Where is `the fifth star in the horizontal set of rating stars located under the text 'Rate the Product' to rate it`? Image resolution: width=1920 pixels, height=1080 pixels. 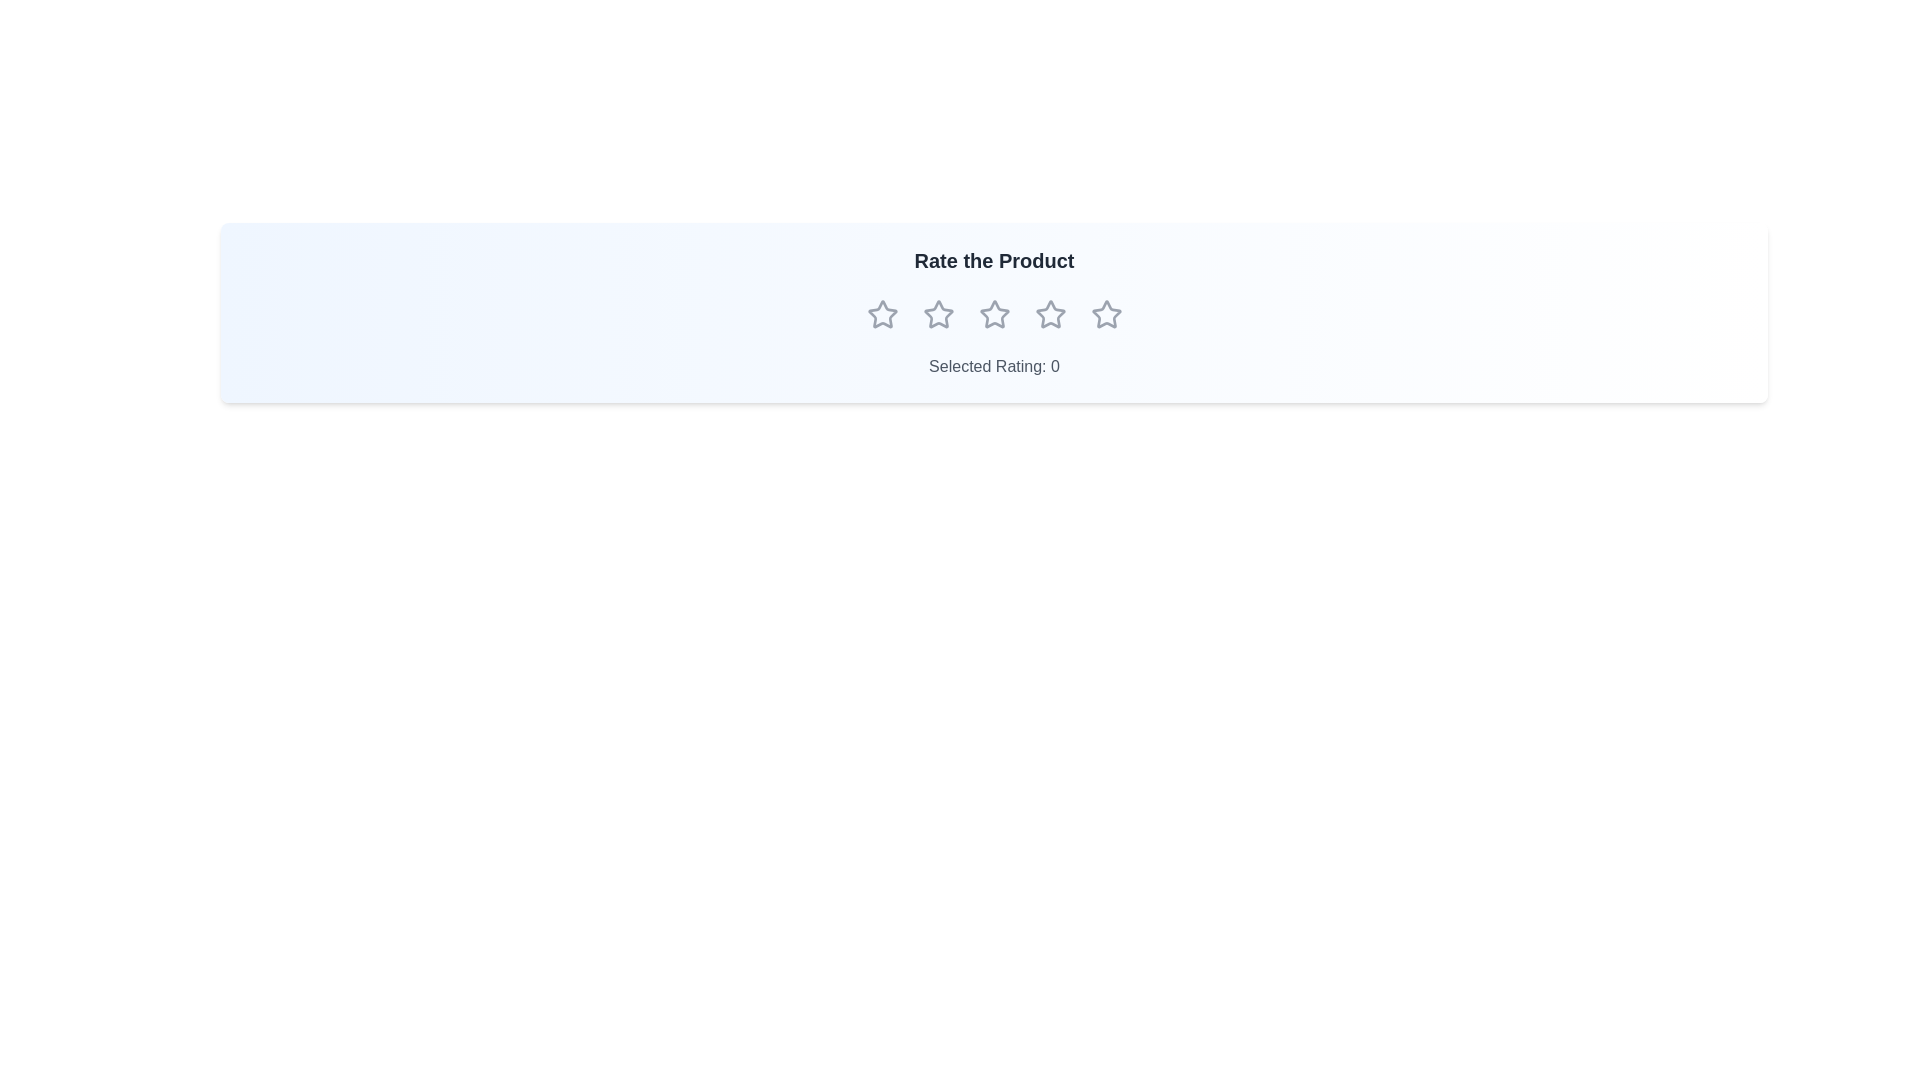
the fifth star in the horizontal set of rating stars located under the text 'Rate the Product' to rate it is located at coordinates (1105, 314).